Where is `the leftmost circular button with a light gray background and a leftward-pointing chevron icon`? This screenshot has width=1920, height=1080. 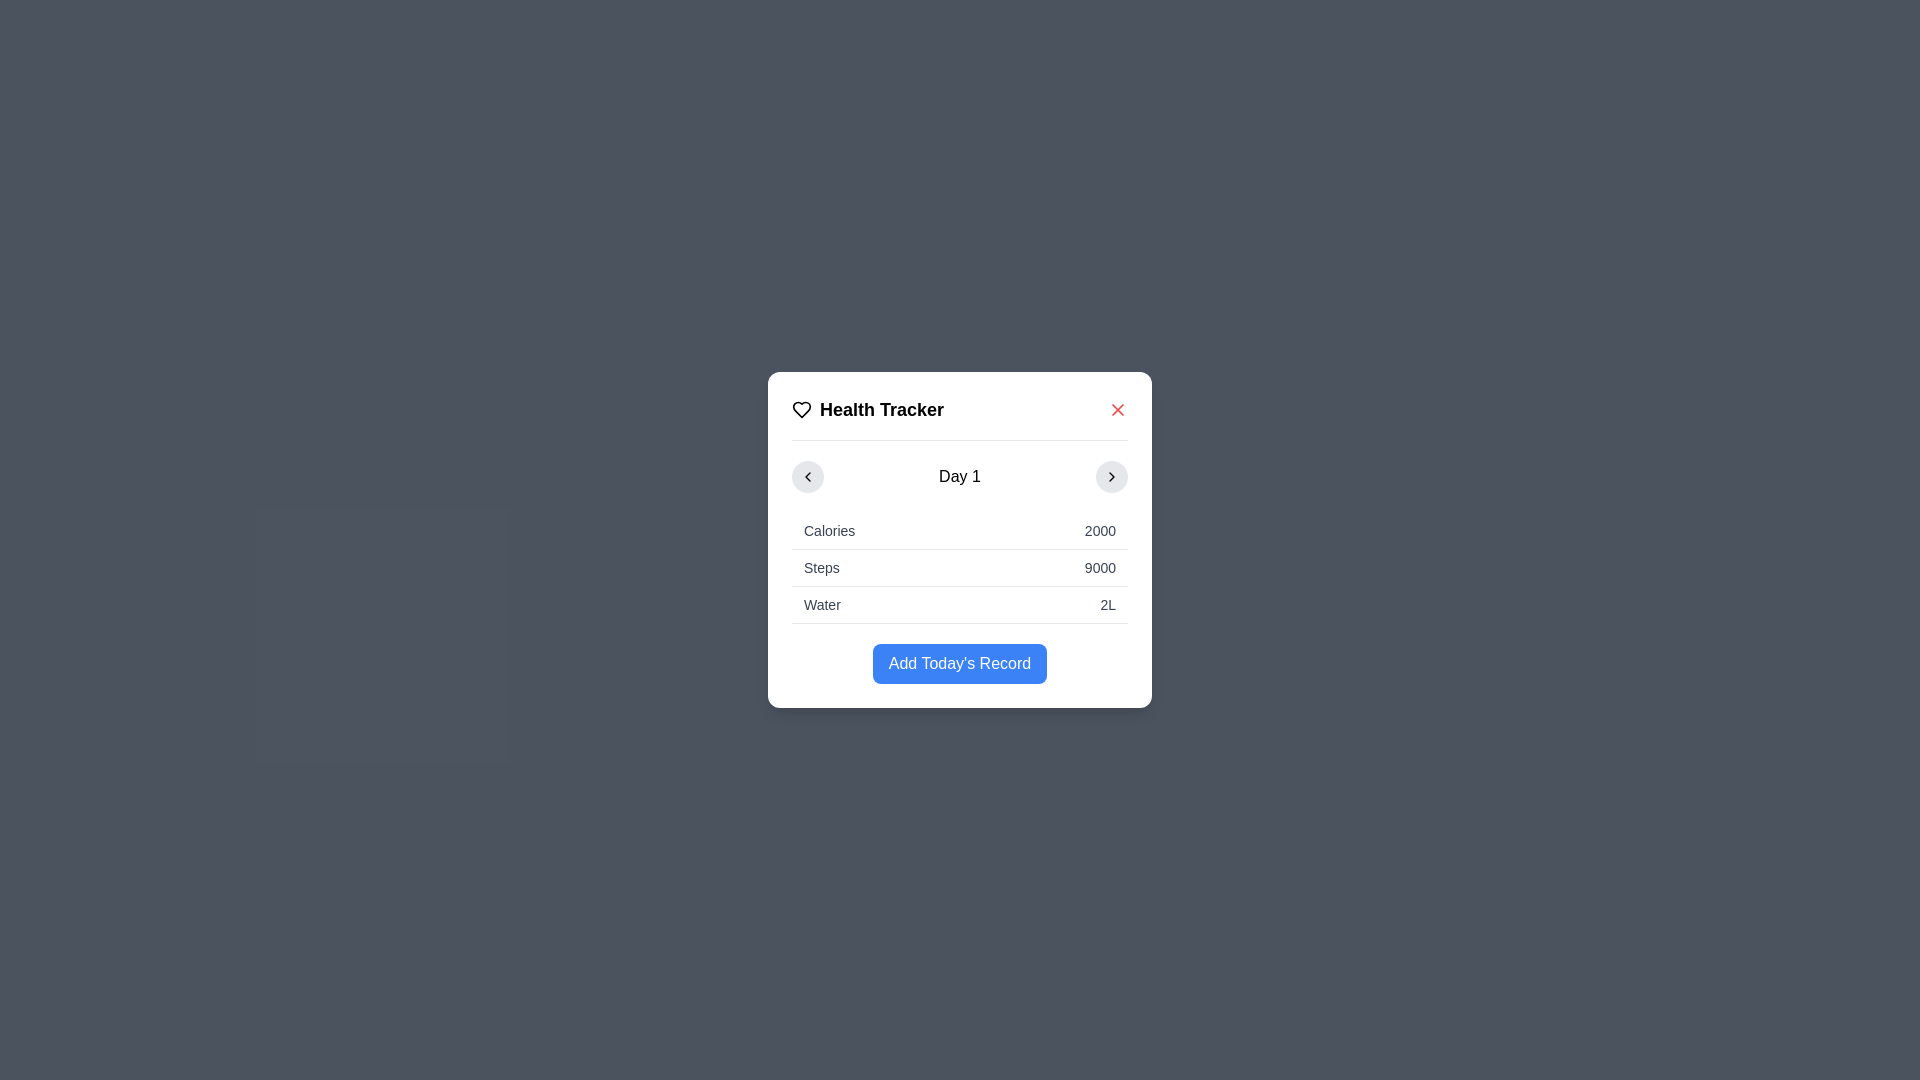
the leftmost circular button with a light gray background and a leftward-pointing chevron icon is located at coordinates (807, 477).